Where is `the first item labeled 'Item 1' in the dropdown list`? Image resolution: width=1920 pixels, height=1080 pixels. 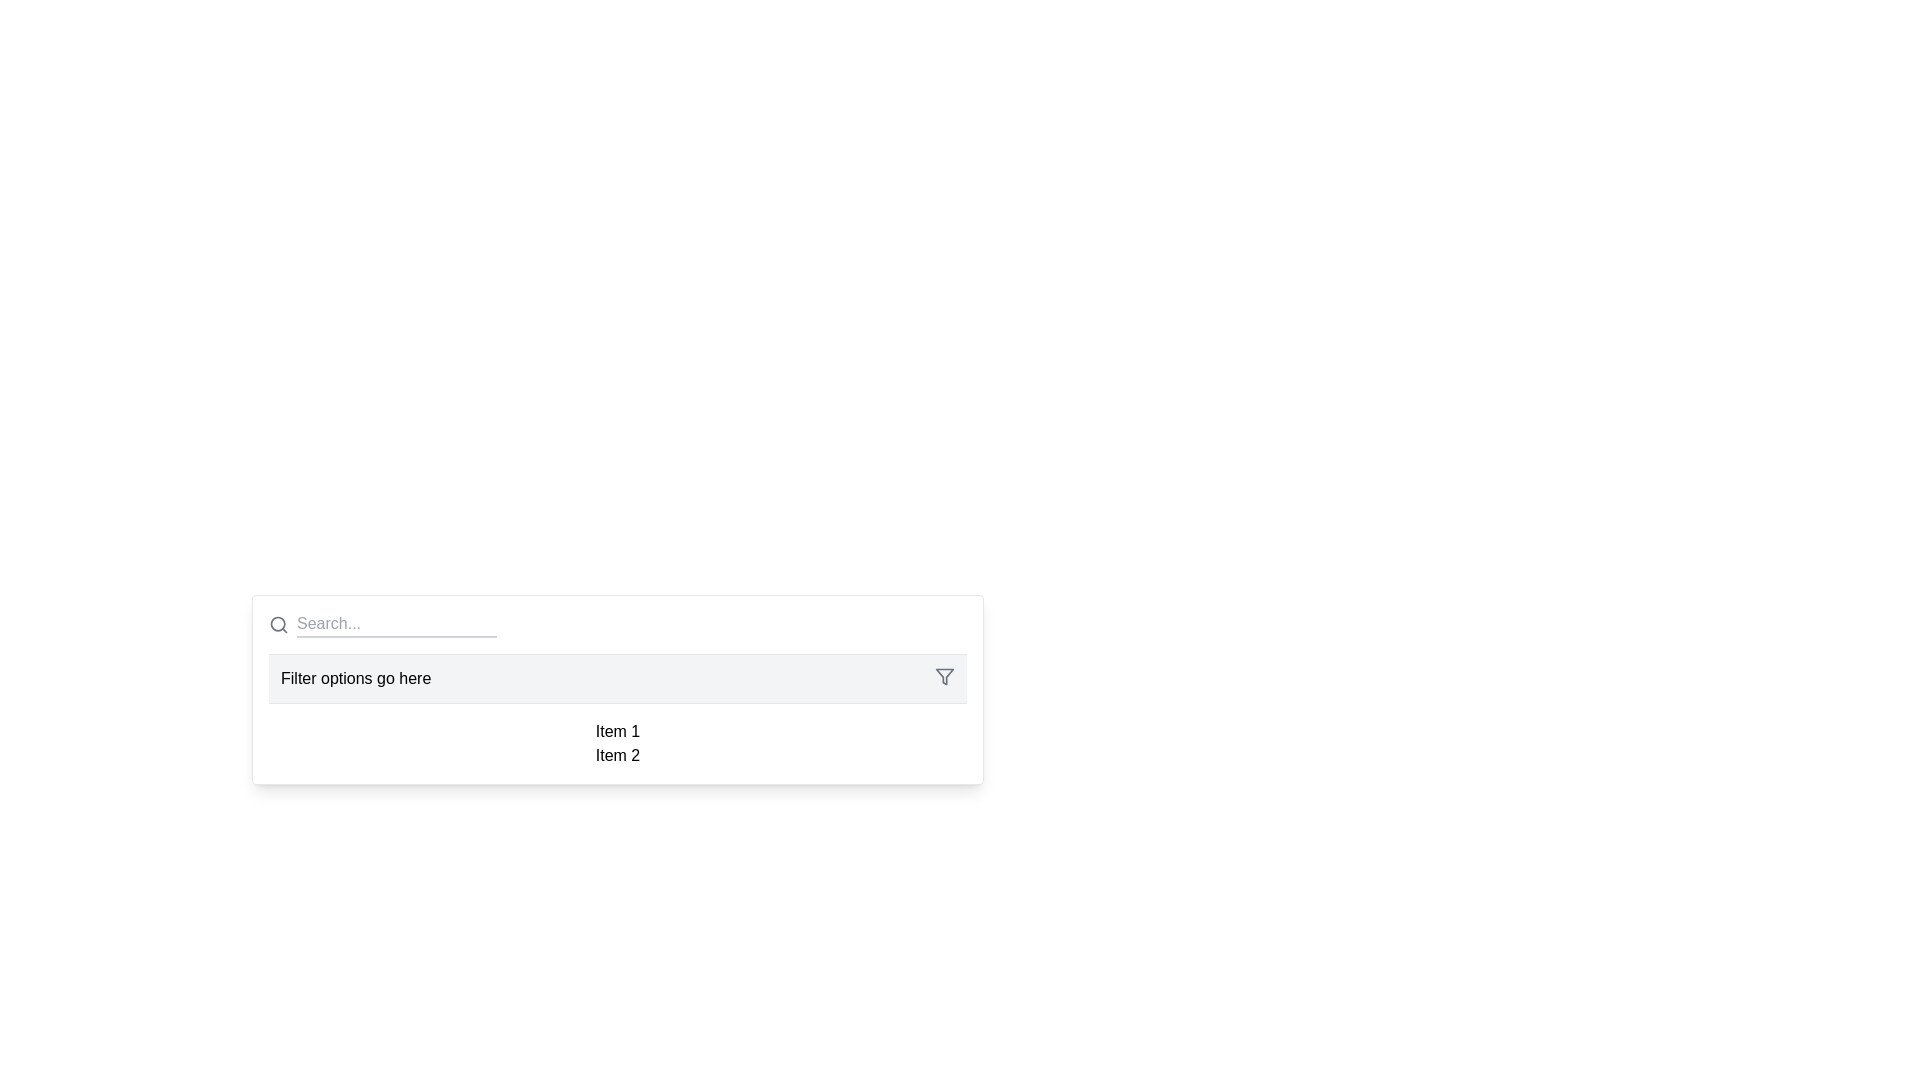
the first item labeled 'Item 1' in the dropdown list is located at coordinates (617, 732).